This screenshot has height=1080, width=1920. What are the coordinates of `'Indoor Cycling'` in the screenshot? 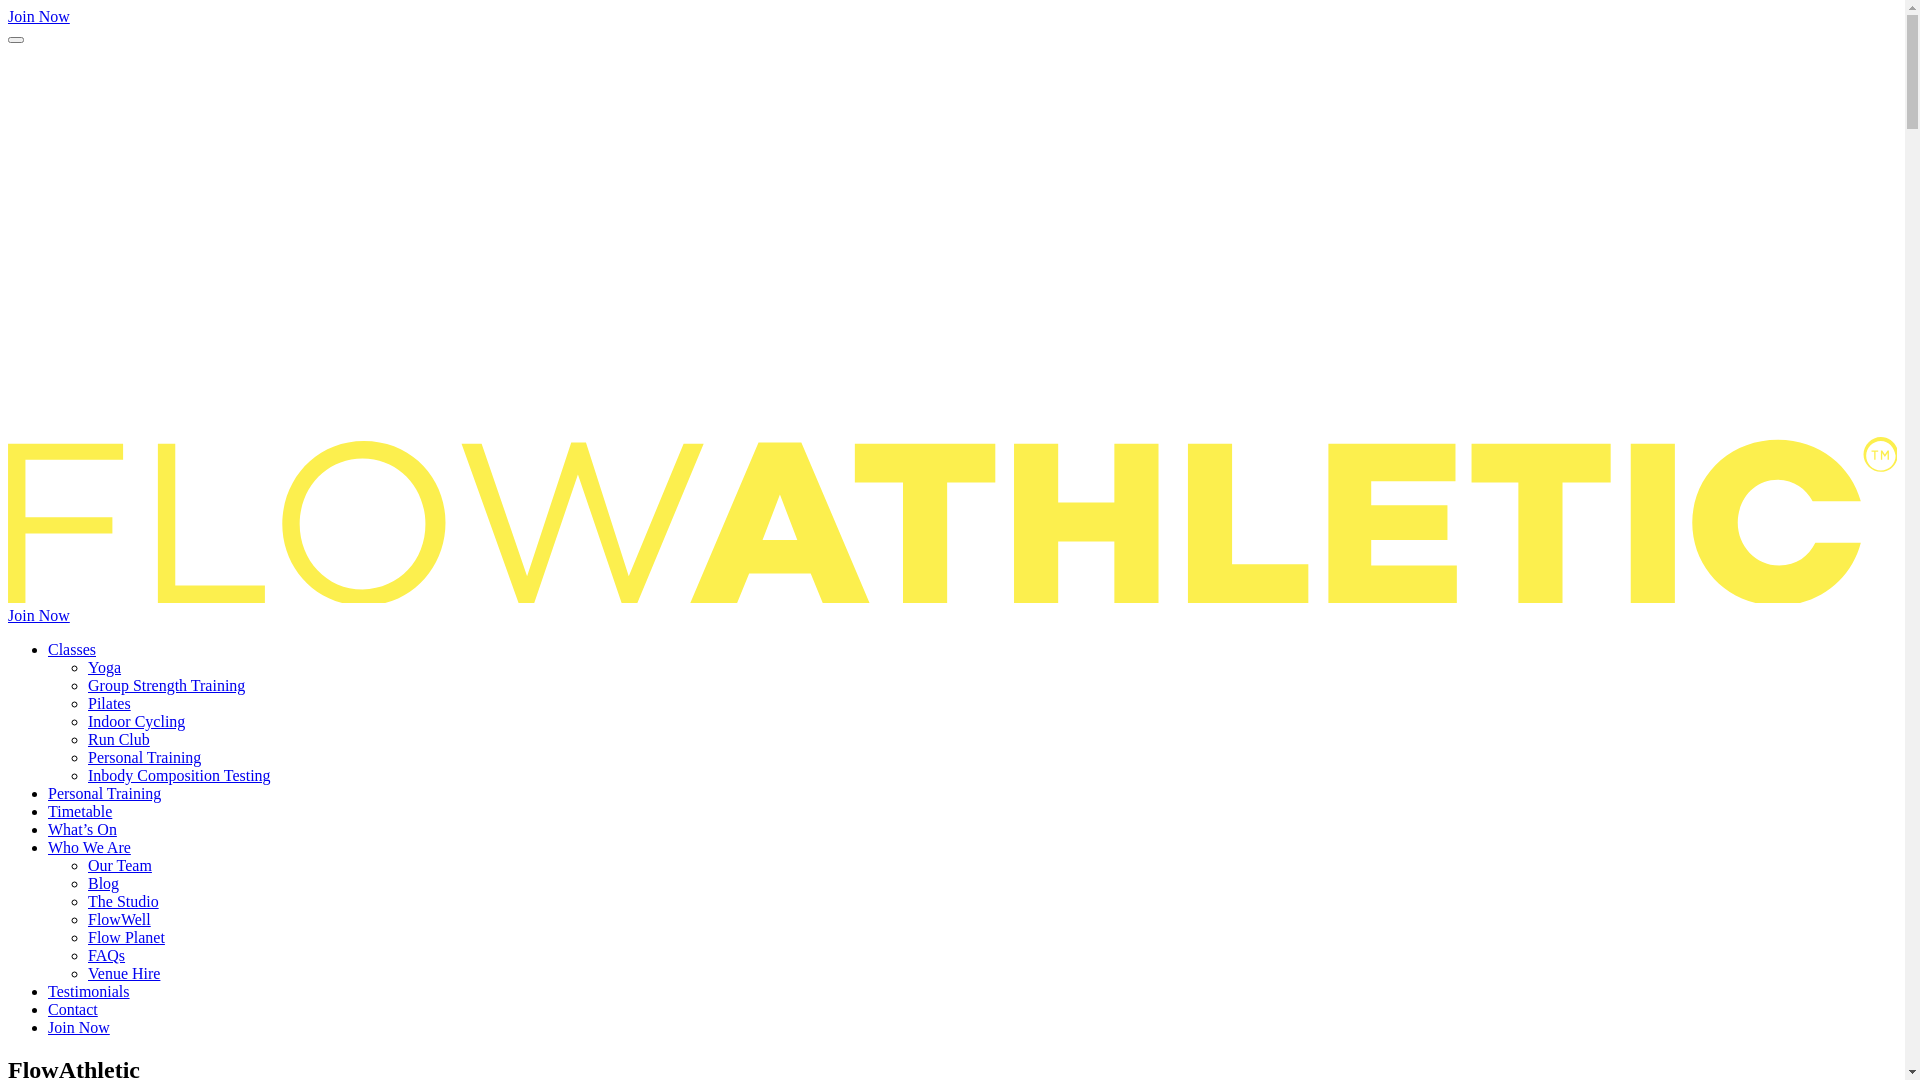 It's located at (135, 721).